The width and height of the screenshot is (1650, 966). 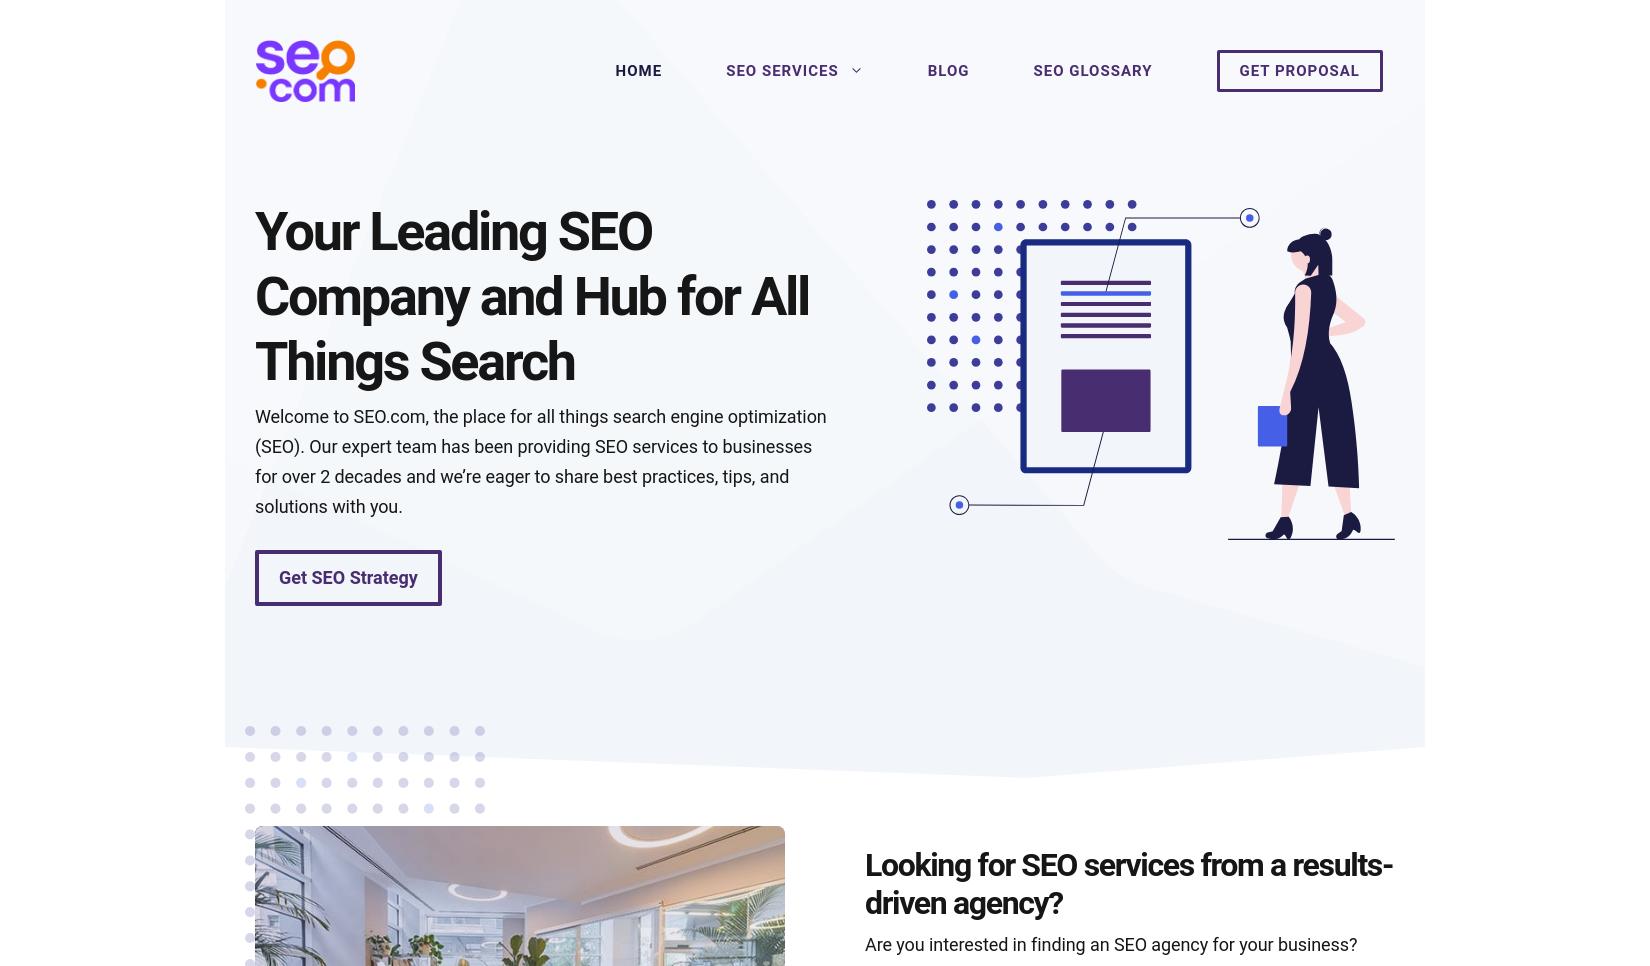 What do you see at coordinates (879, 659) in the screenshot?
I see `'How to create a Google My Business profile'` at bounding box center [879, 659].